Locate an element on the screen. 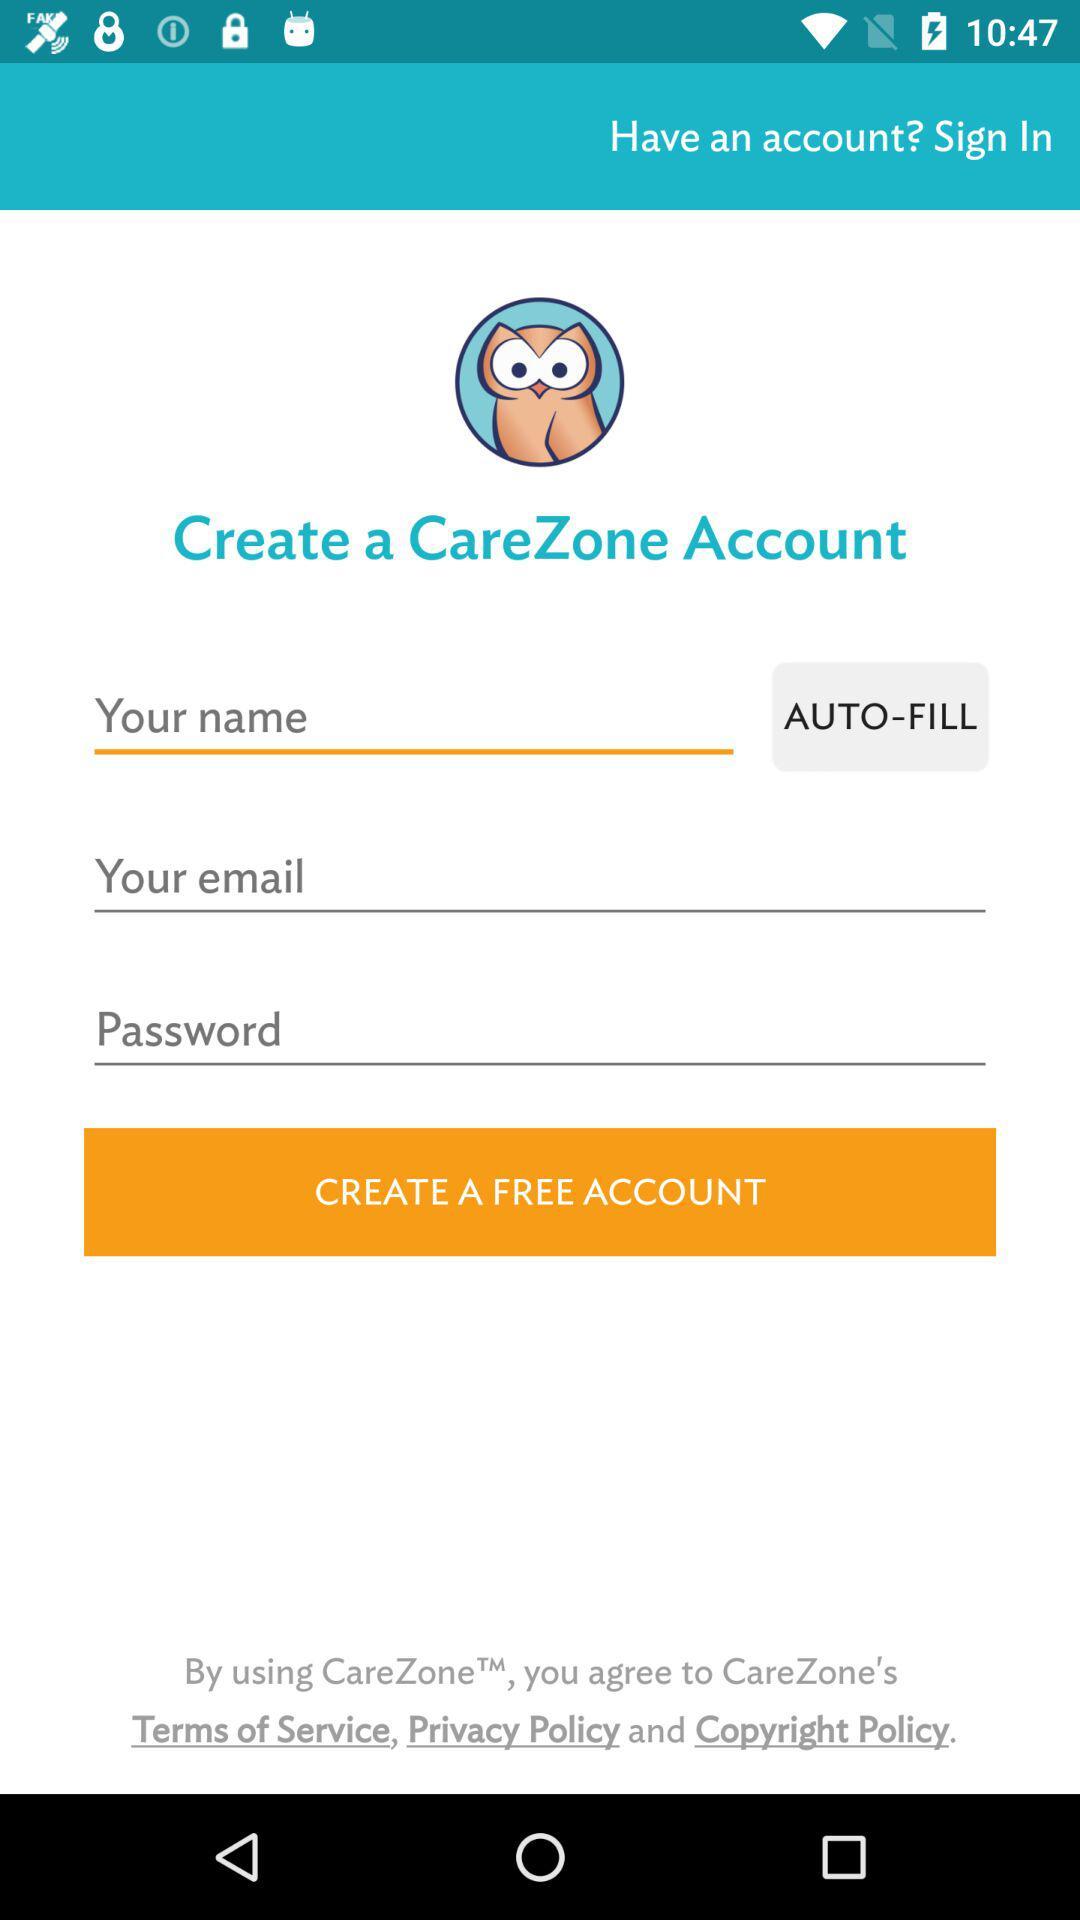 The height and width of the screenshot is (1920, 1080). icon below the create a free icon is located at coordinates (540, 1699).